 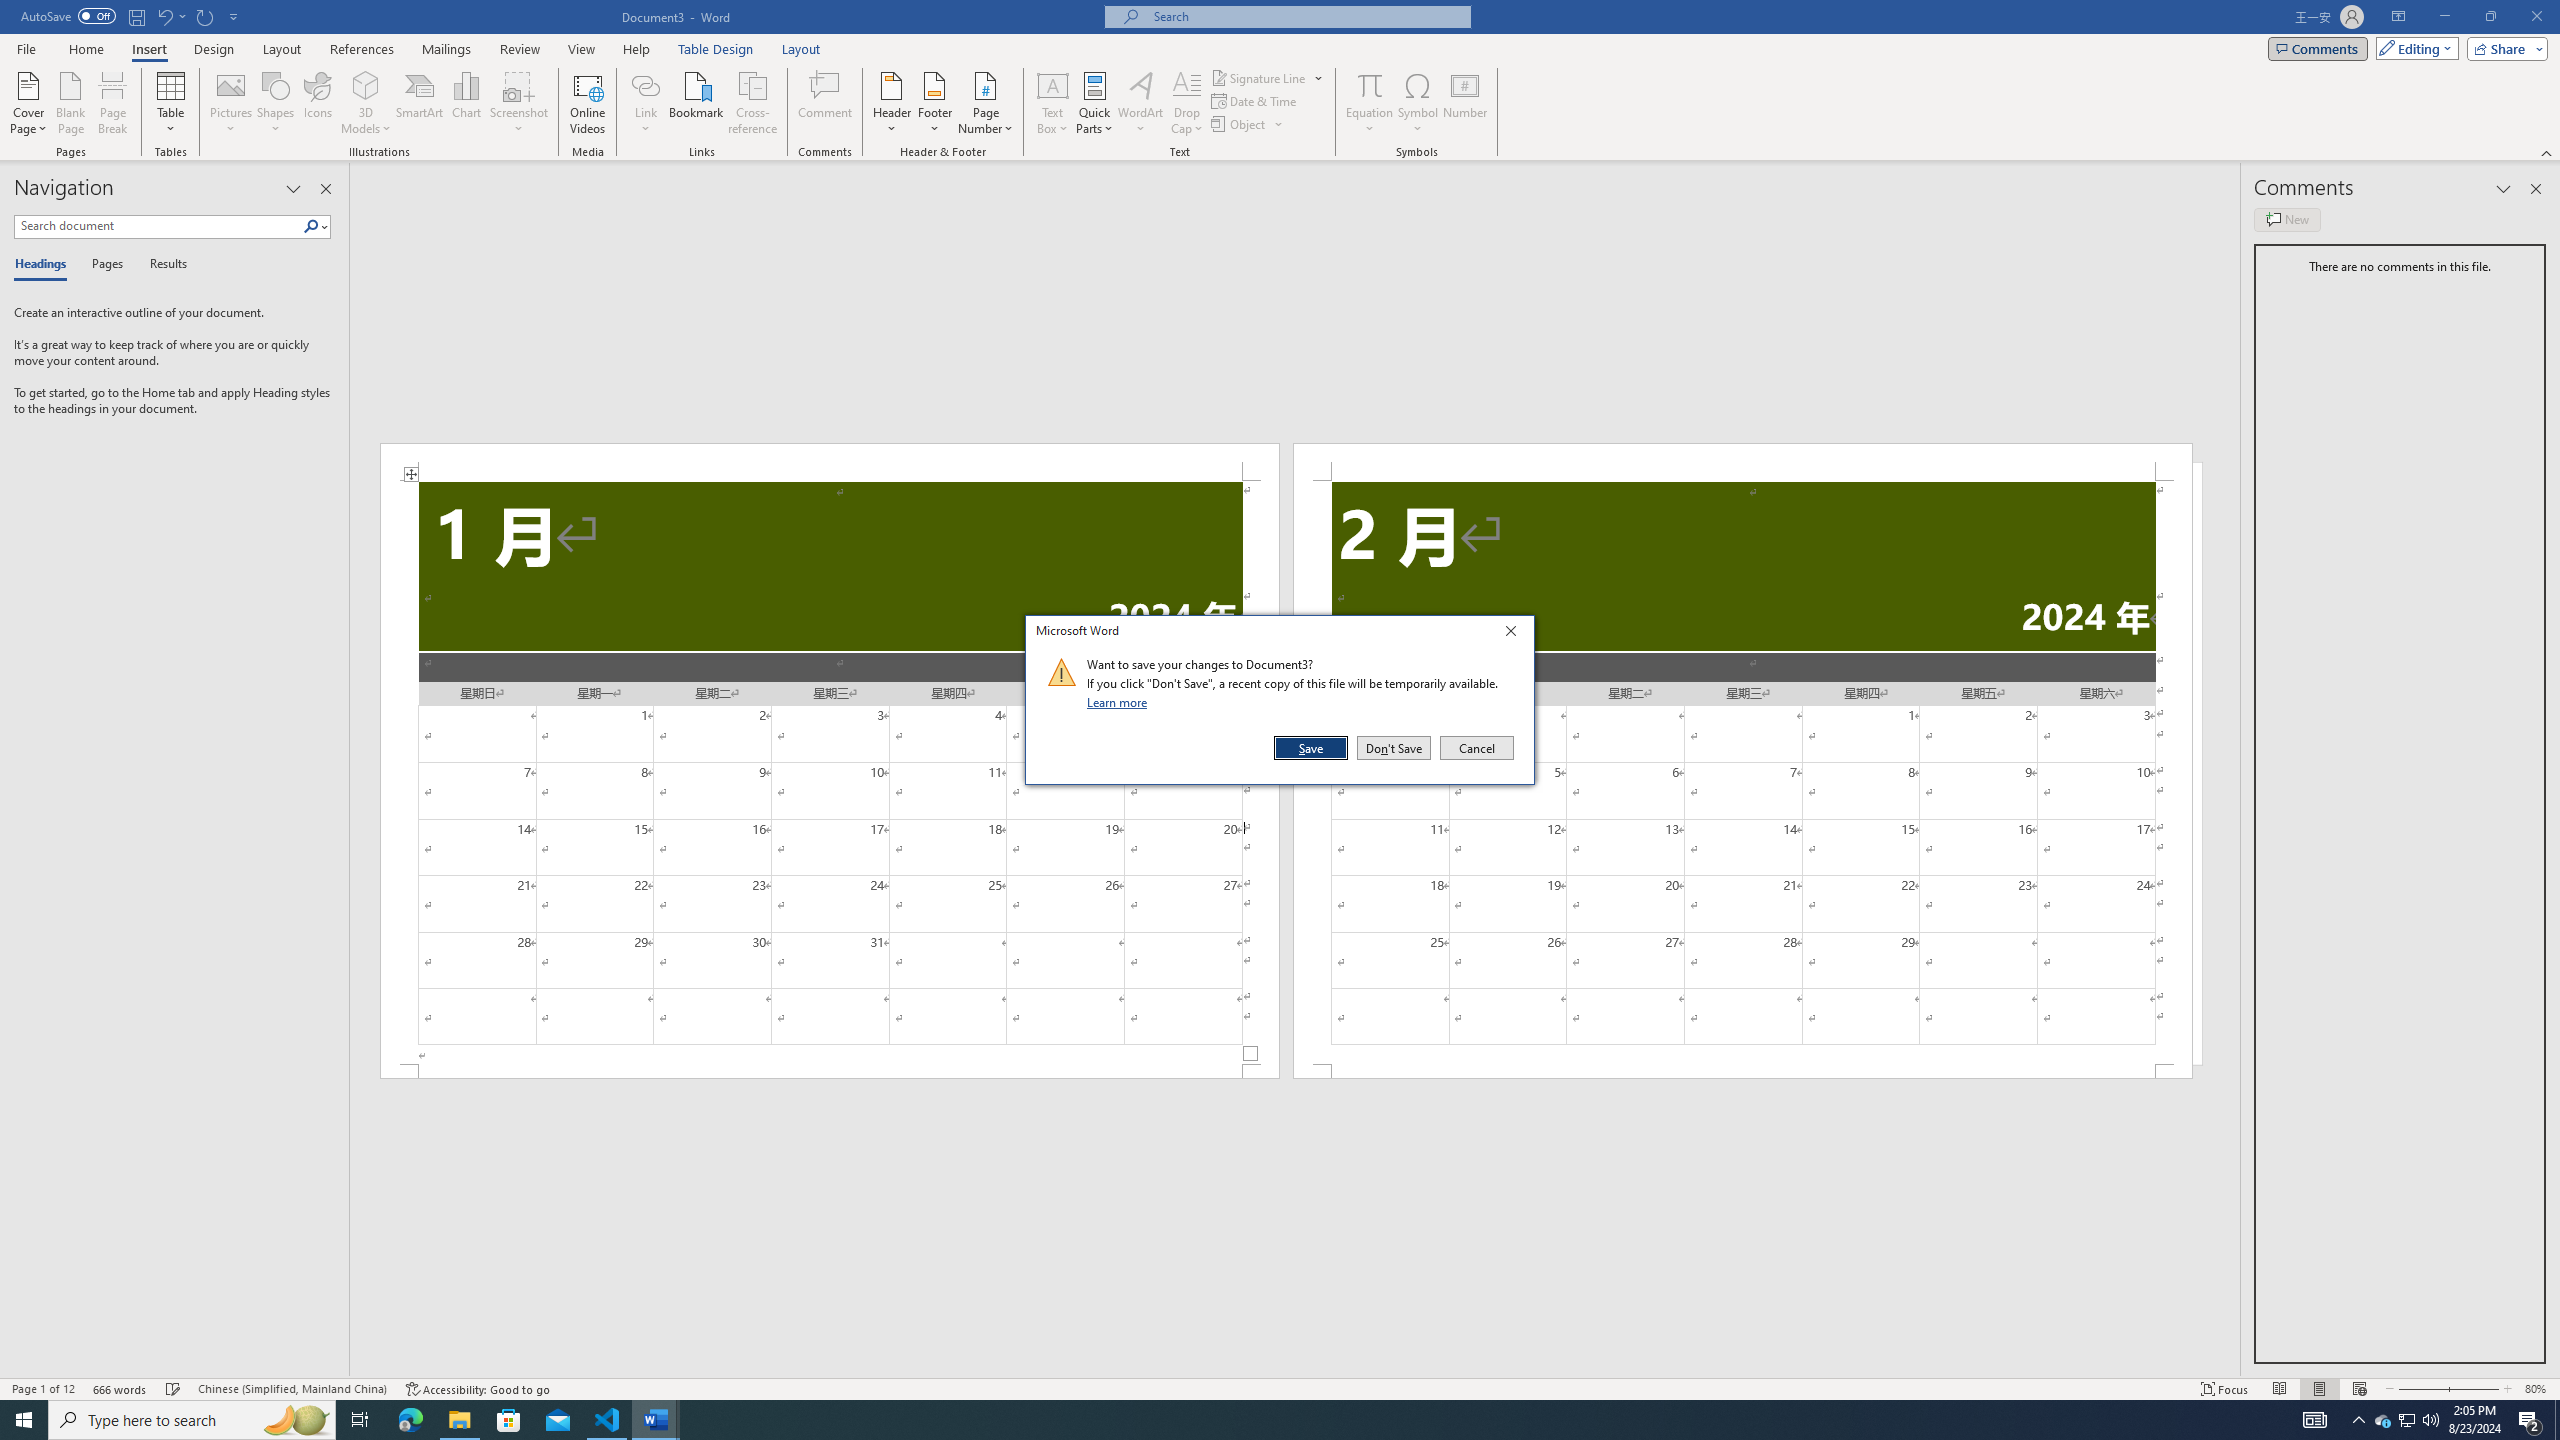 What do you see at coordinates (366, 103) in the screenshot?
I see `'3D Models'` at bounding box center [366, 103].